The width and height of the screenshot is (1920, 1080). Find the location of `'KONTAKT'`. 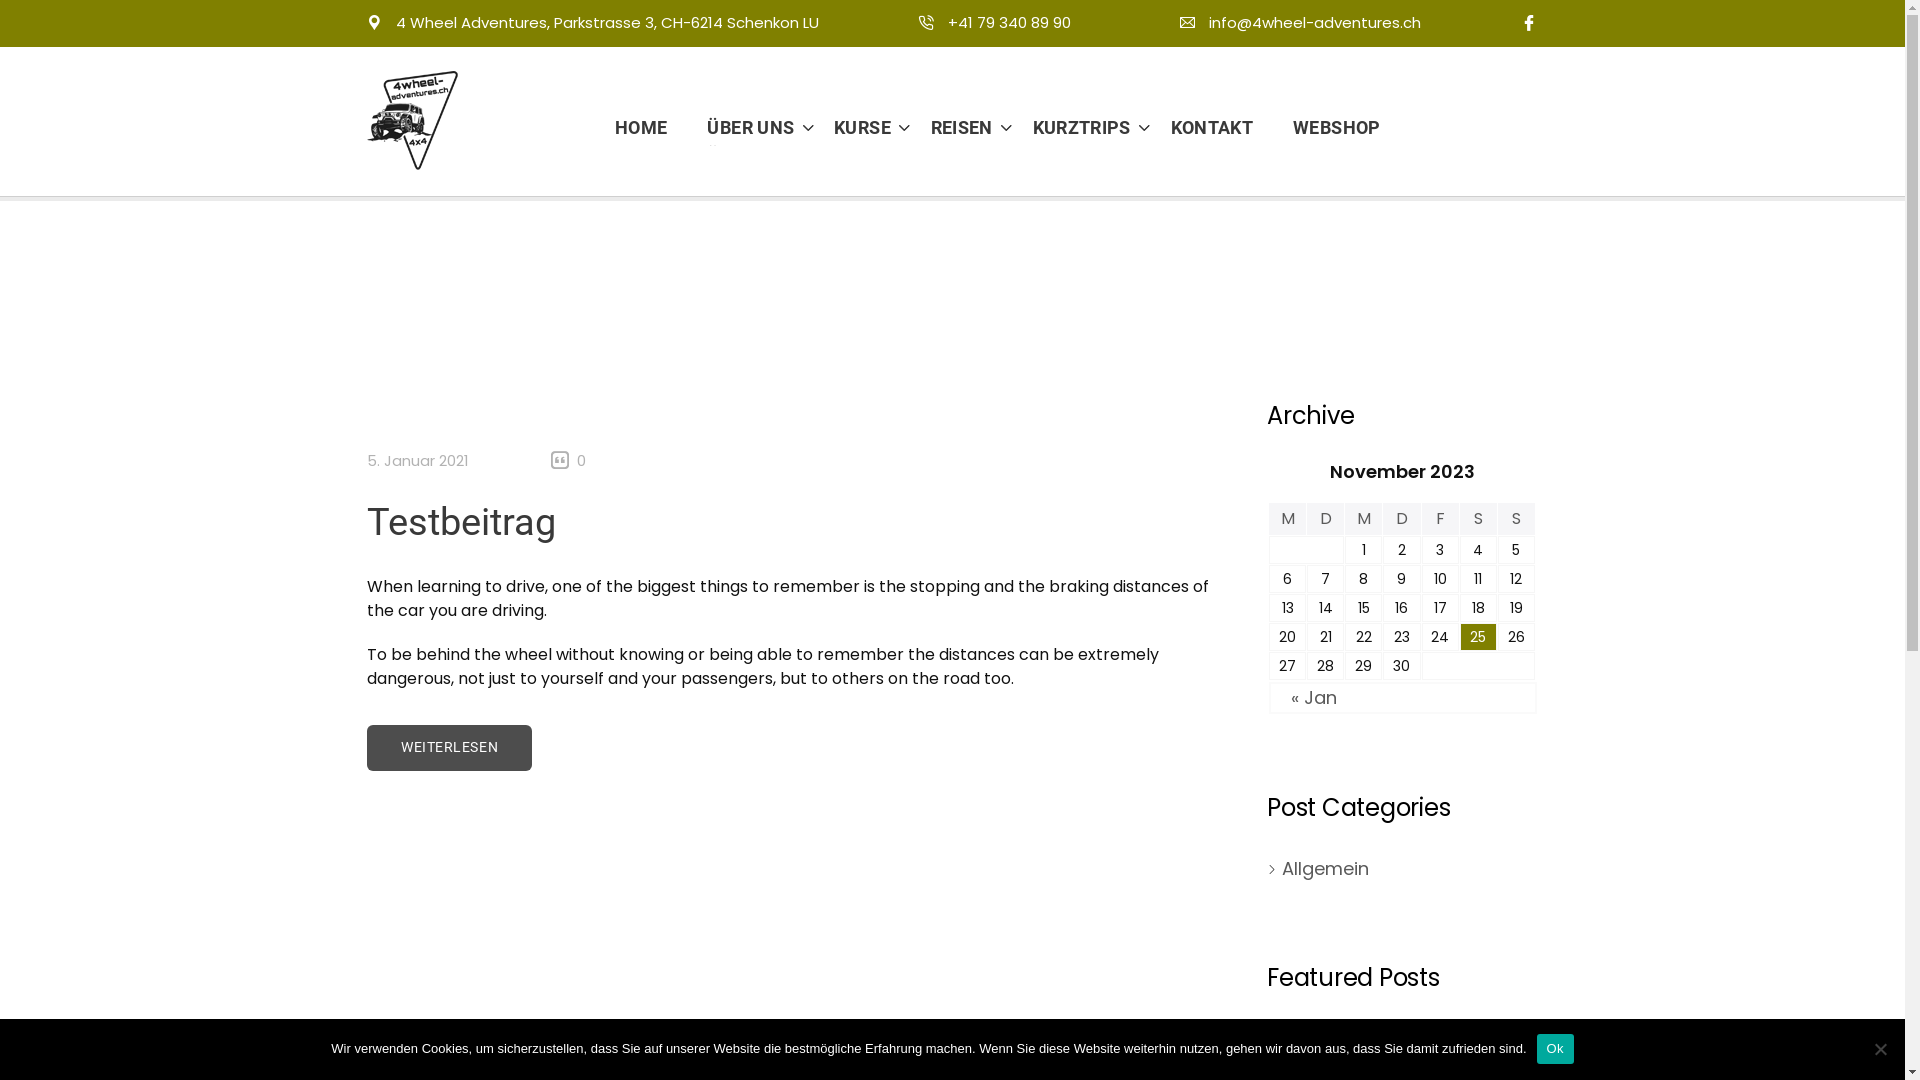

'KONTAKT' is located at coordinates (1211, 127).